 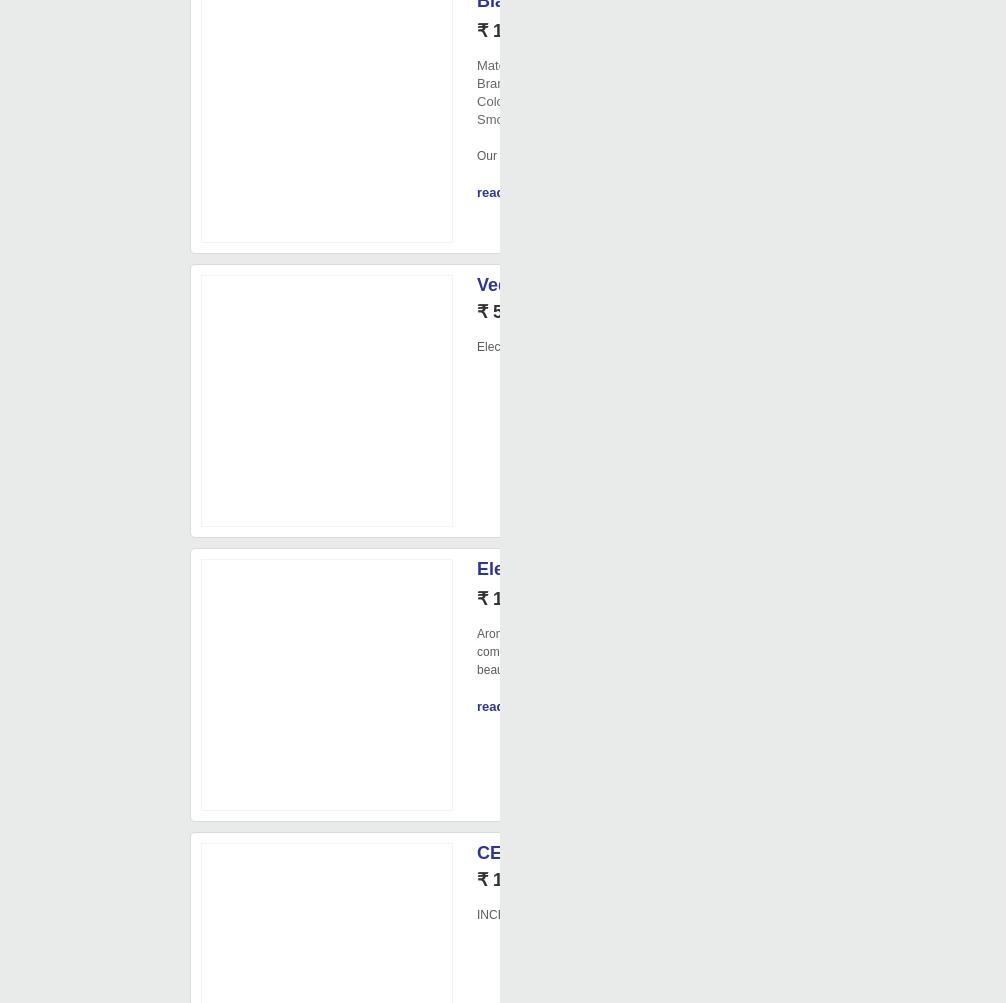 What do you see at coordinates (510, 880) in the screenshot?
I see `'₹ 1,000/'` at bounding box center [510, 880].